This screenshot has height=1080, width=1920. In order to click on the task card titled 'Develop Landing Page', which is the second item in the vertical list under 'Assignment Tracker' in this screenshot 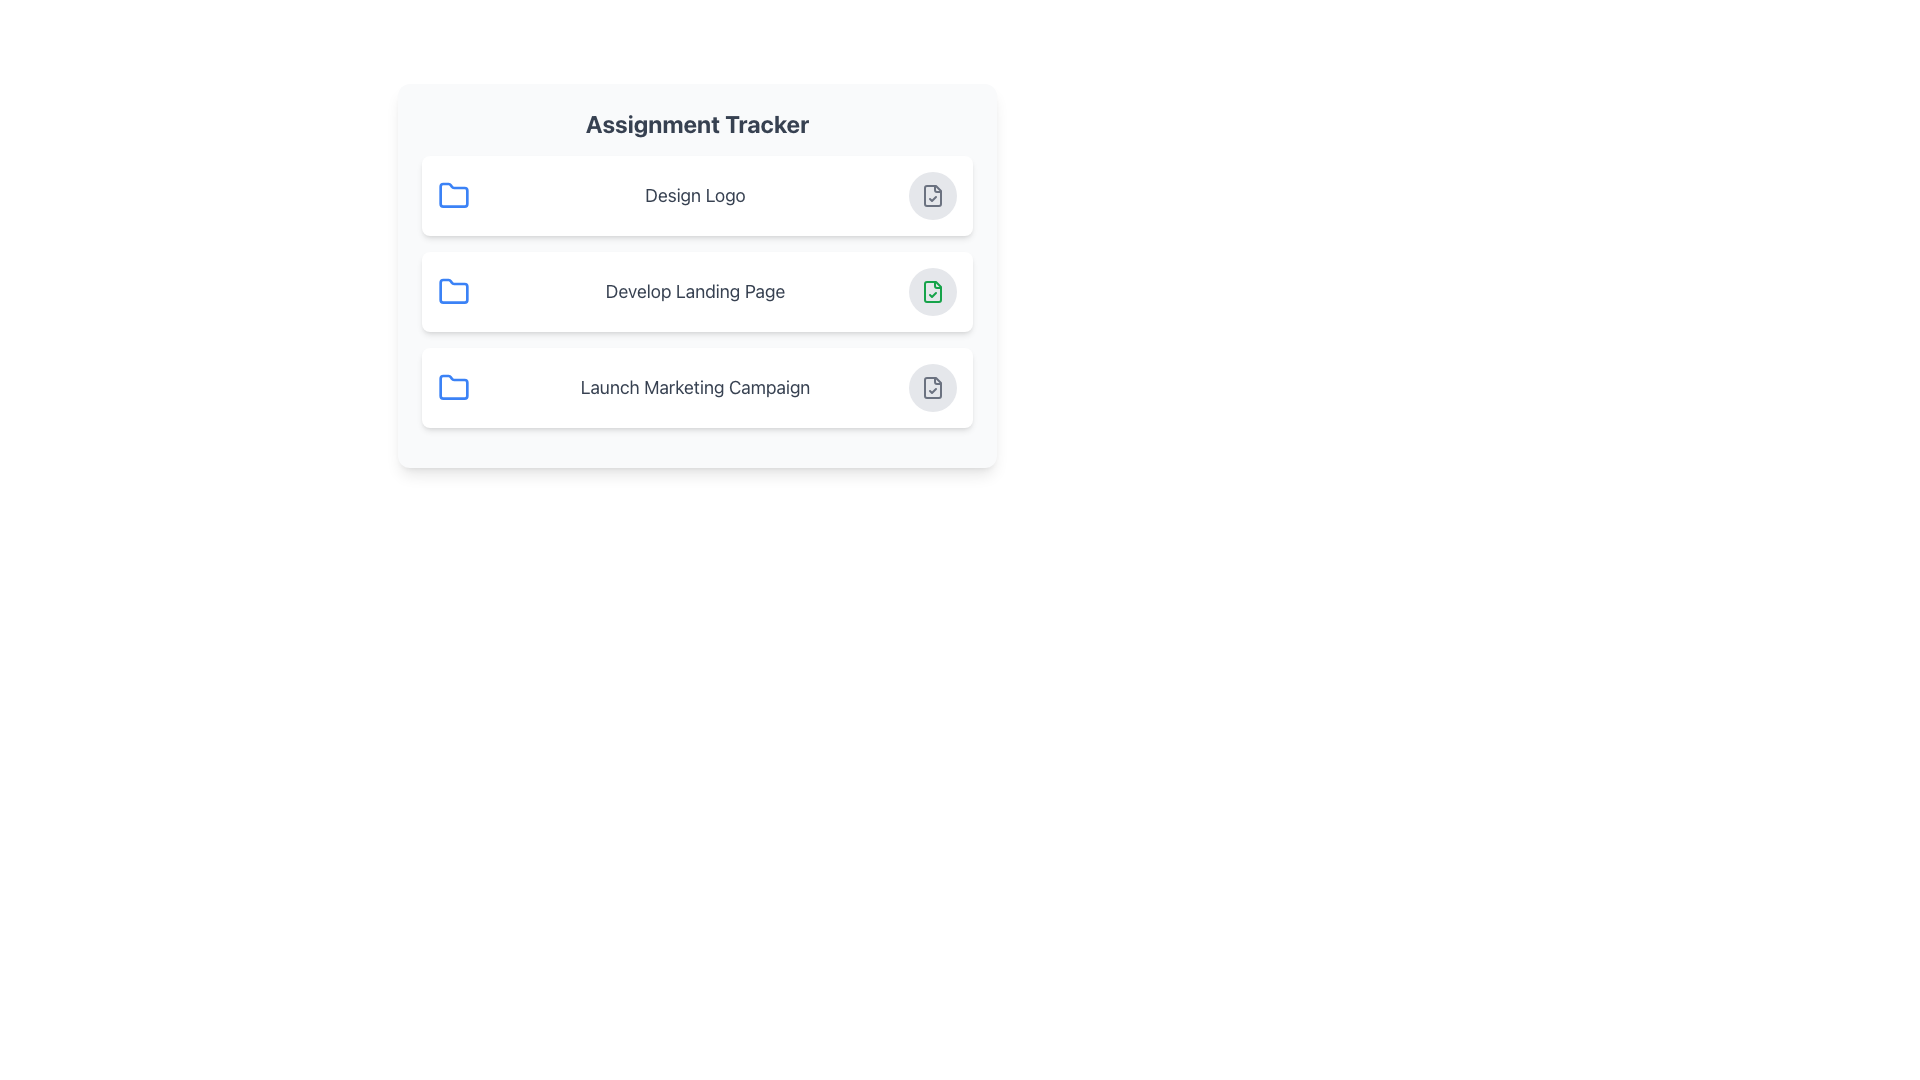, I will do `click(697, 292)`.